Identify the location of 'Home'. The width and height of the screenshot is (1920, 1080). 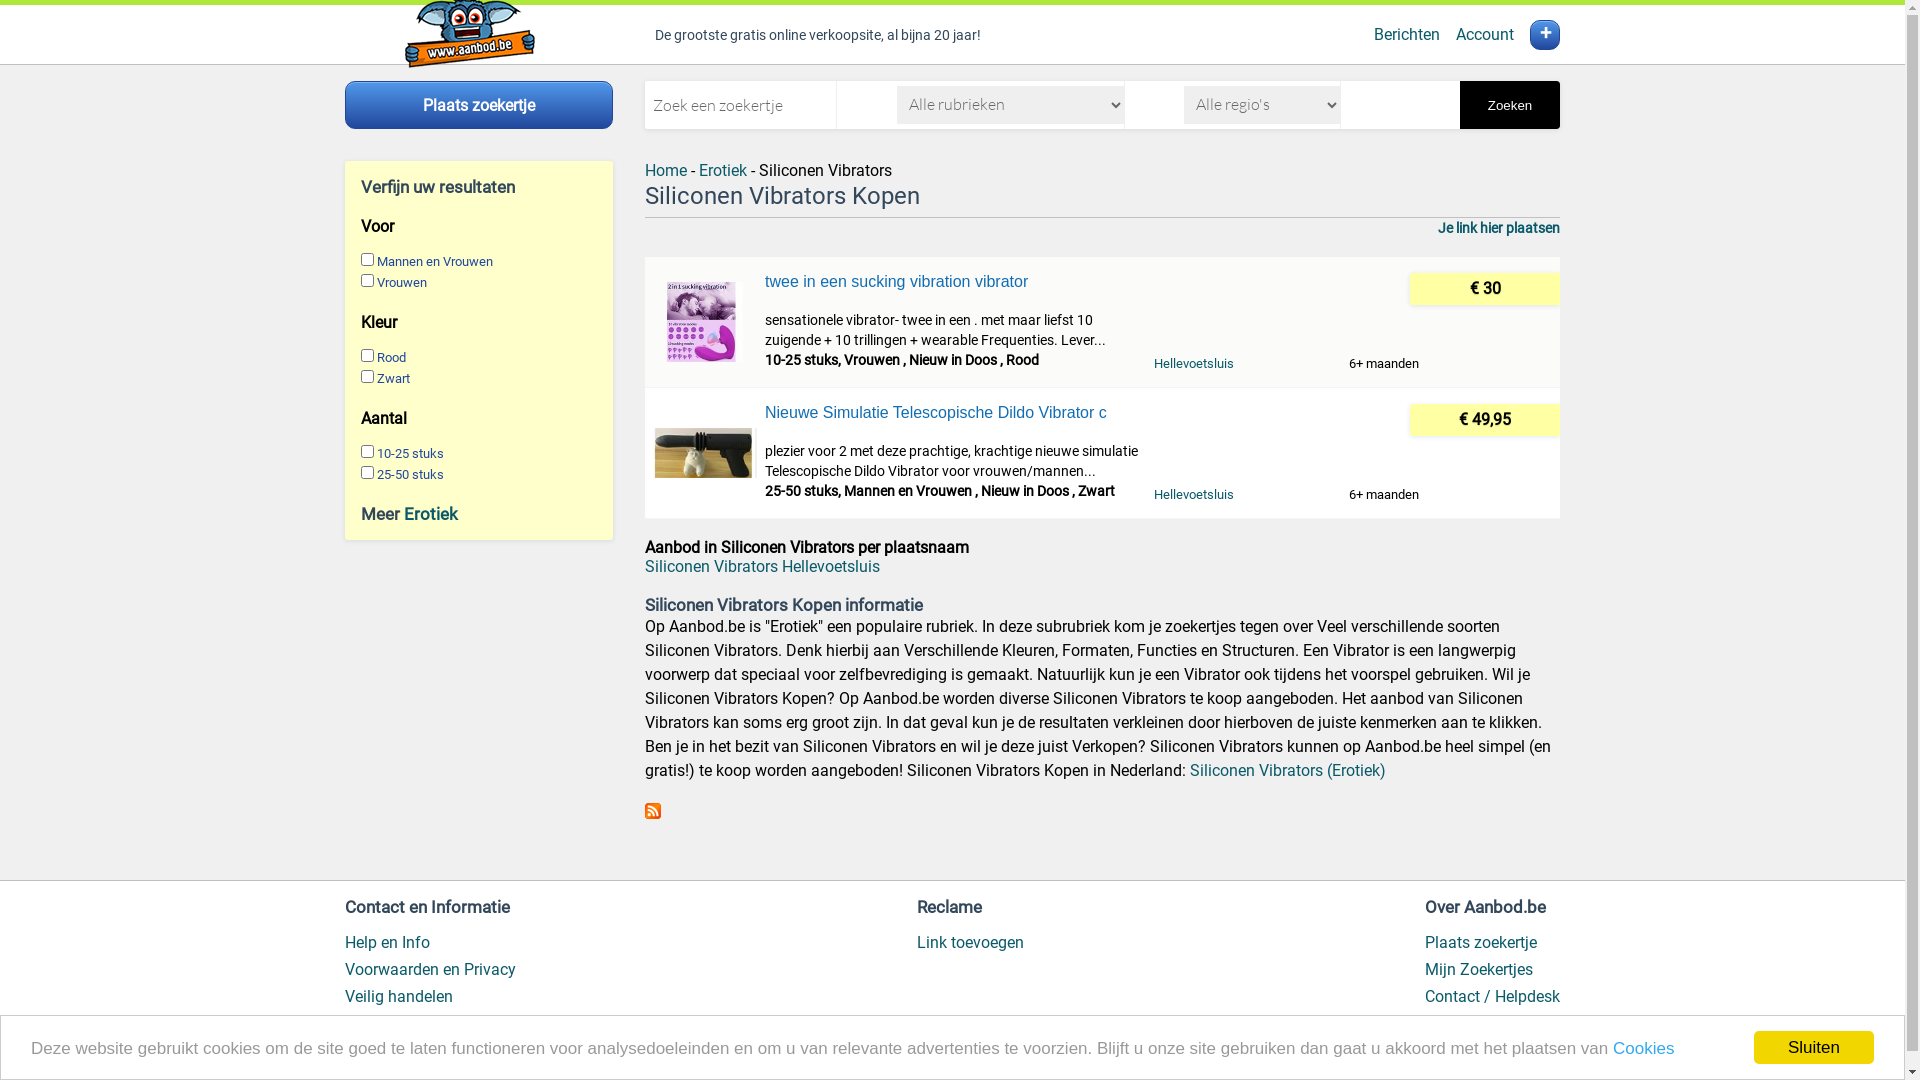
(666, 169).